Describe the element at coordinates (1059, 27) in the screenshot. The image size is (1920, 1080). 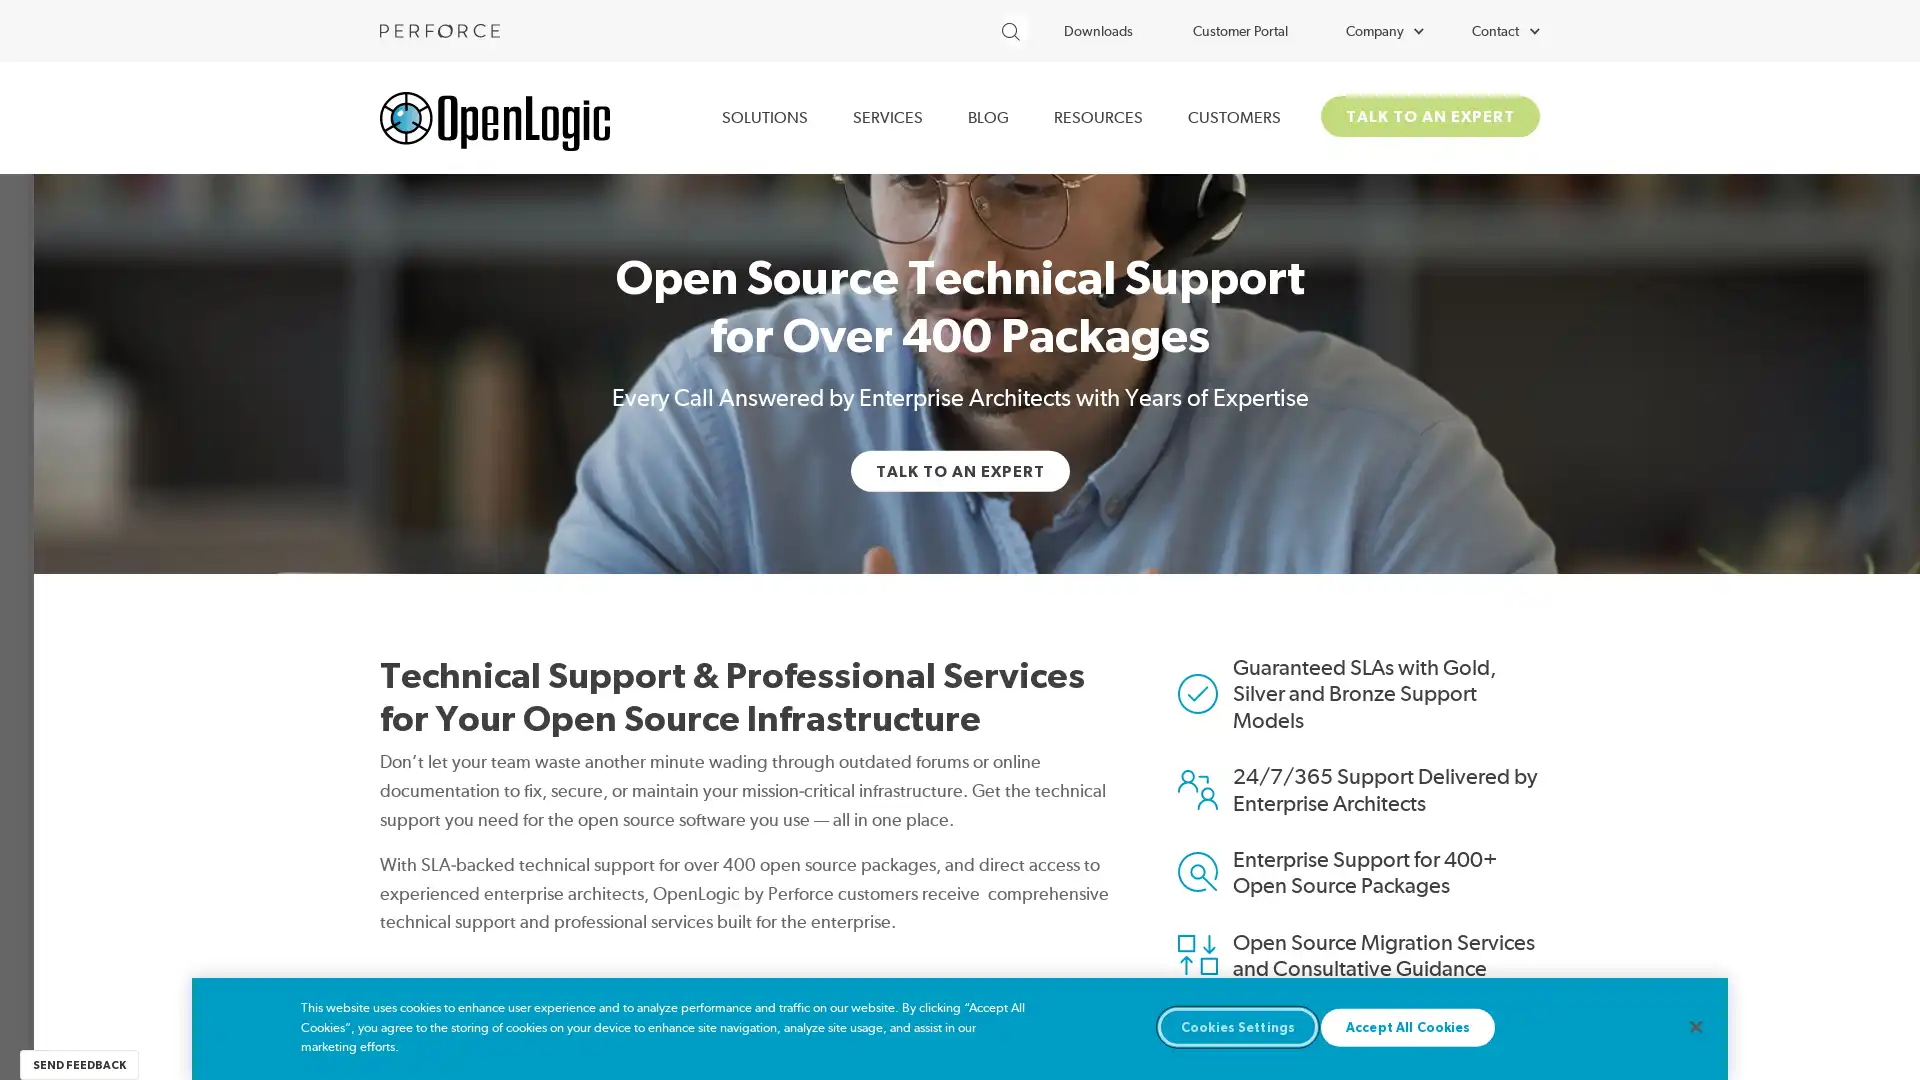
I see `Search` at that location.